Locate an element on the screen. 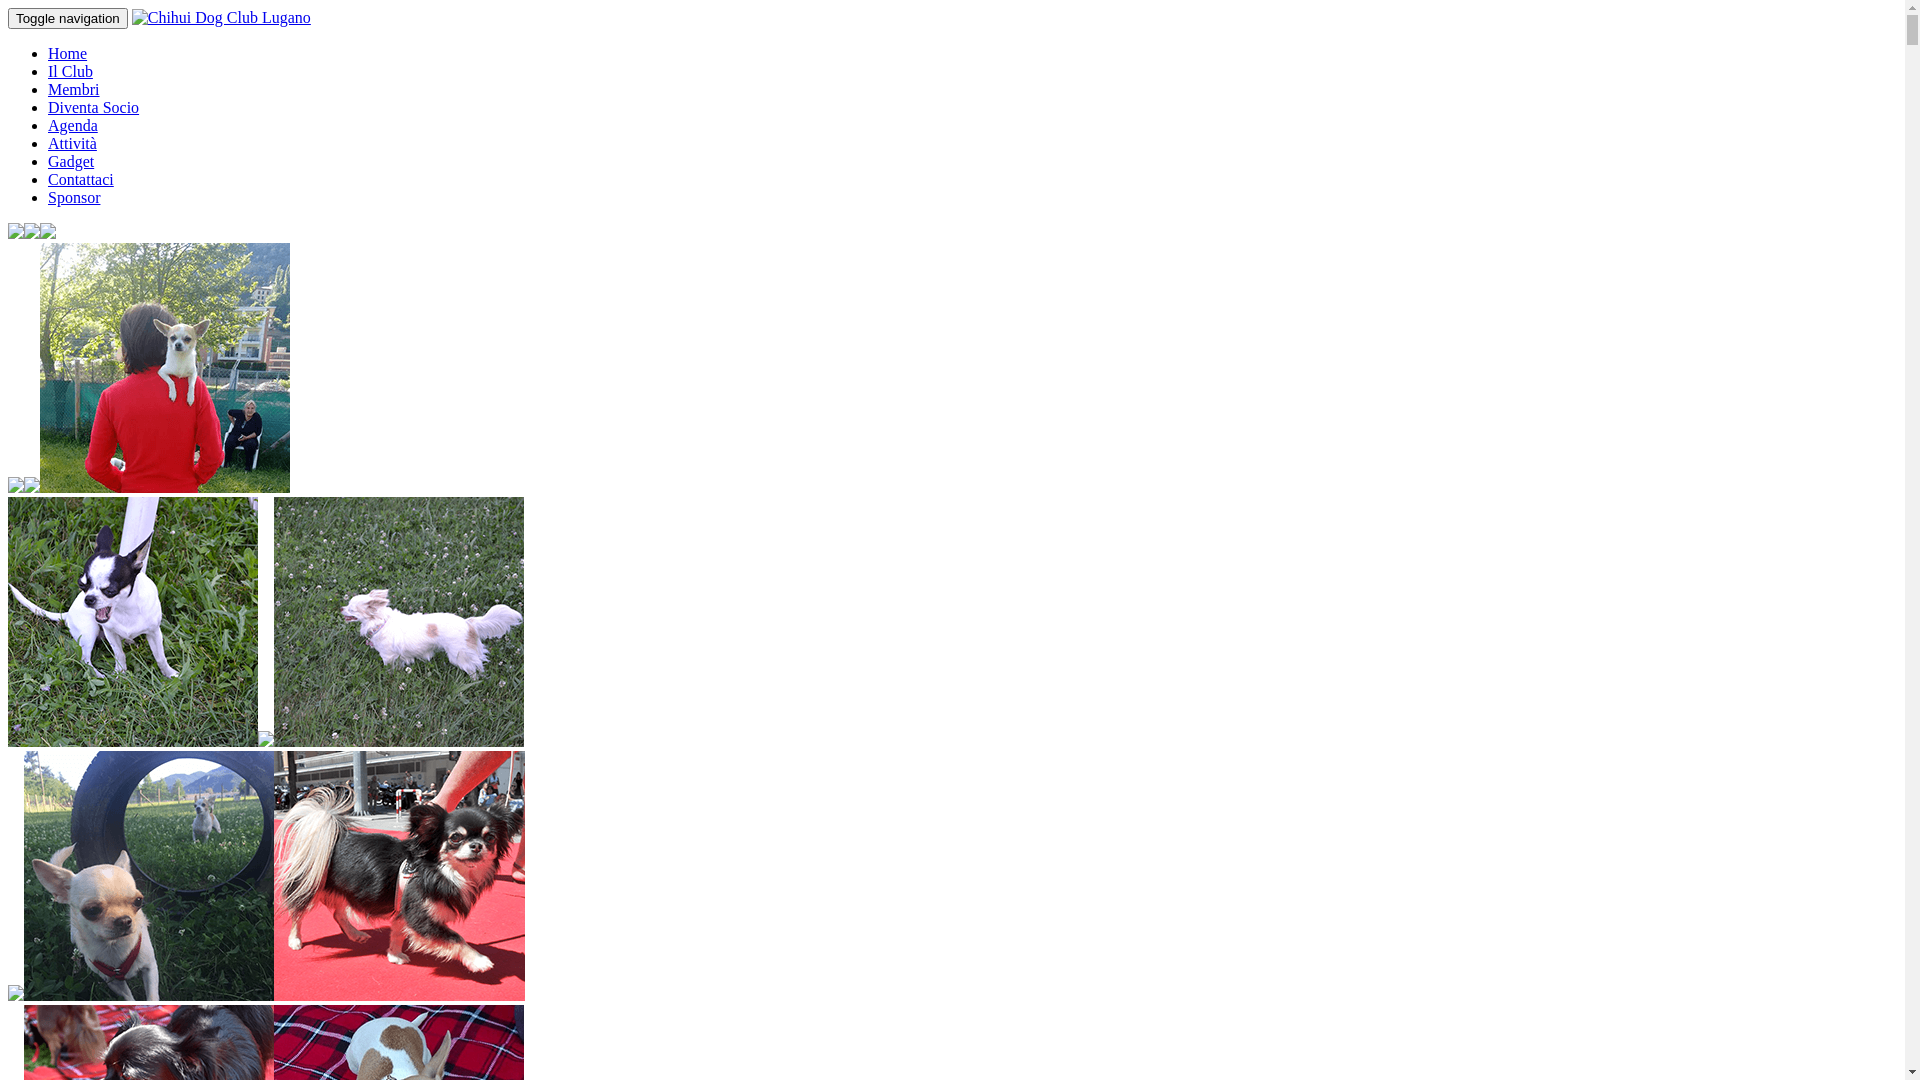 The height and width of the screenshot is (1080, 1920). 'Agenda' is located at coordinates (48, 125).